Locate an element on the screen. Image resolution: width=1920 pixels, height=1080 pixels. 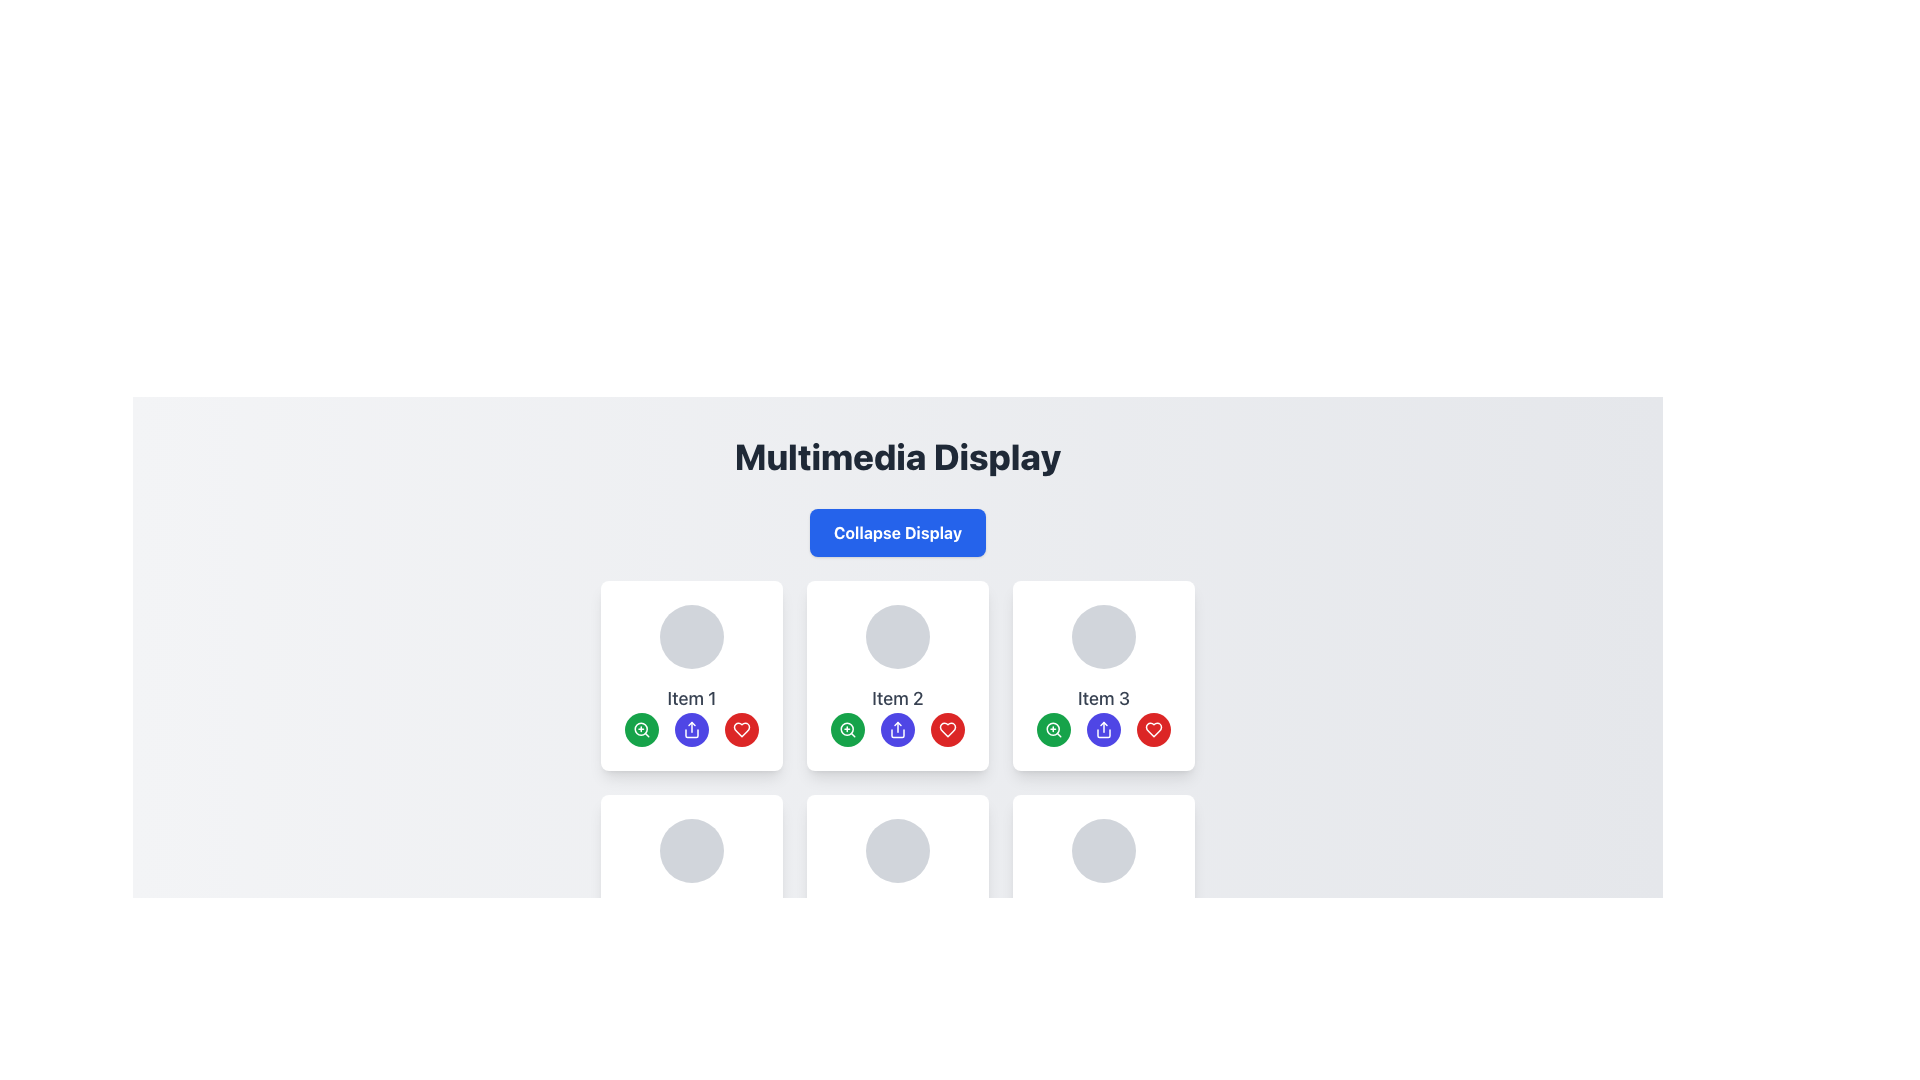
the middle circular button located at the bottom of the 'Item 1' card to initiate the sharing functionality is located at coordinates (691, 729).